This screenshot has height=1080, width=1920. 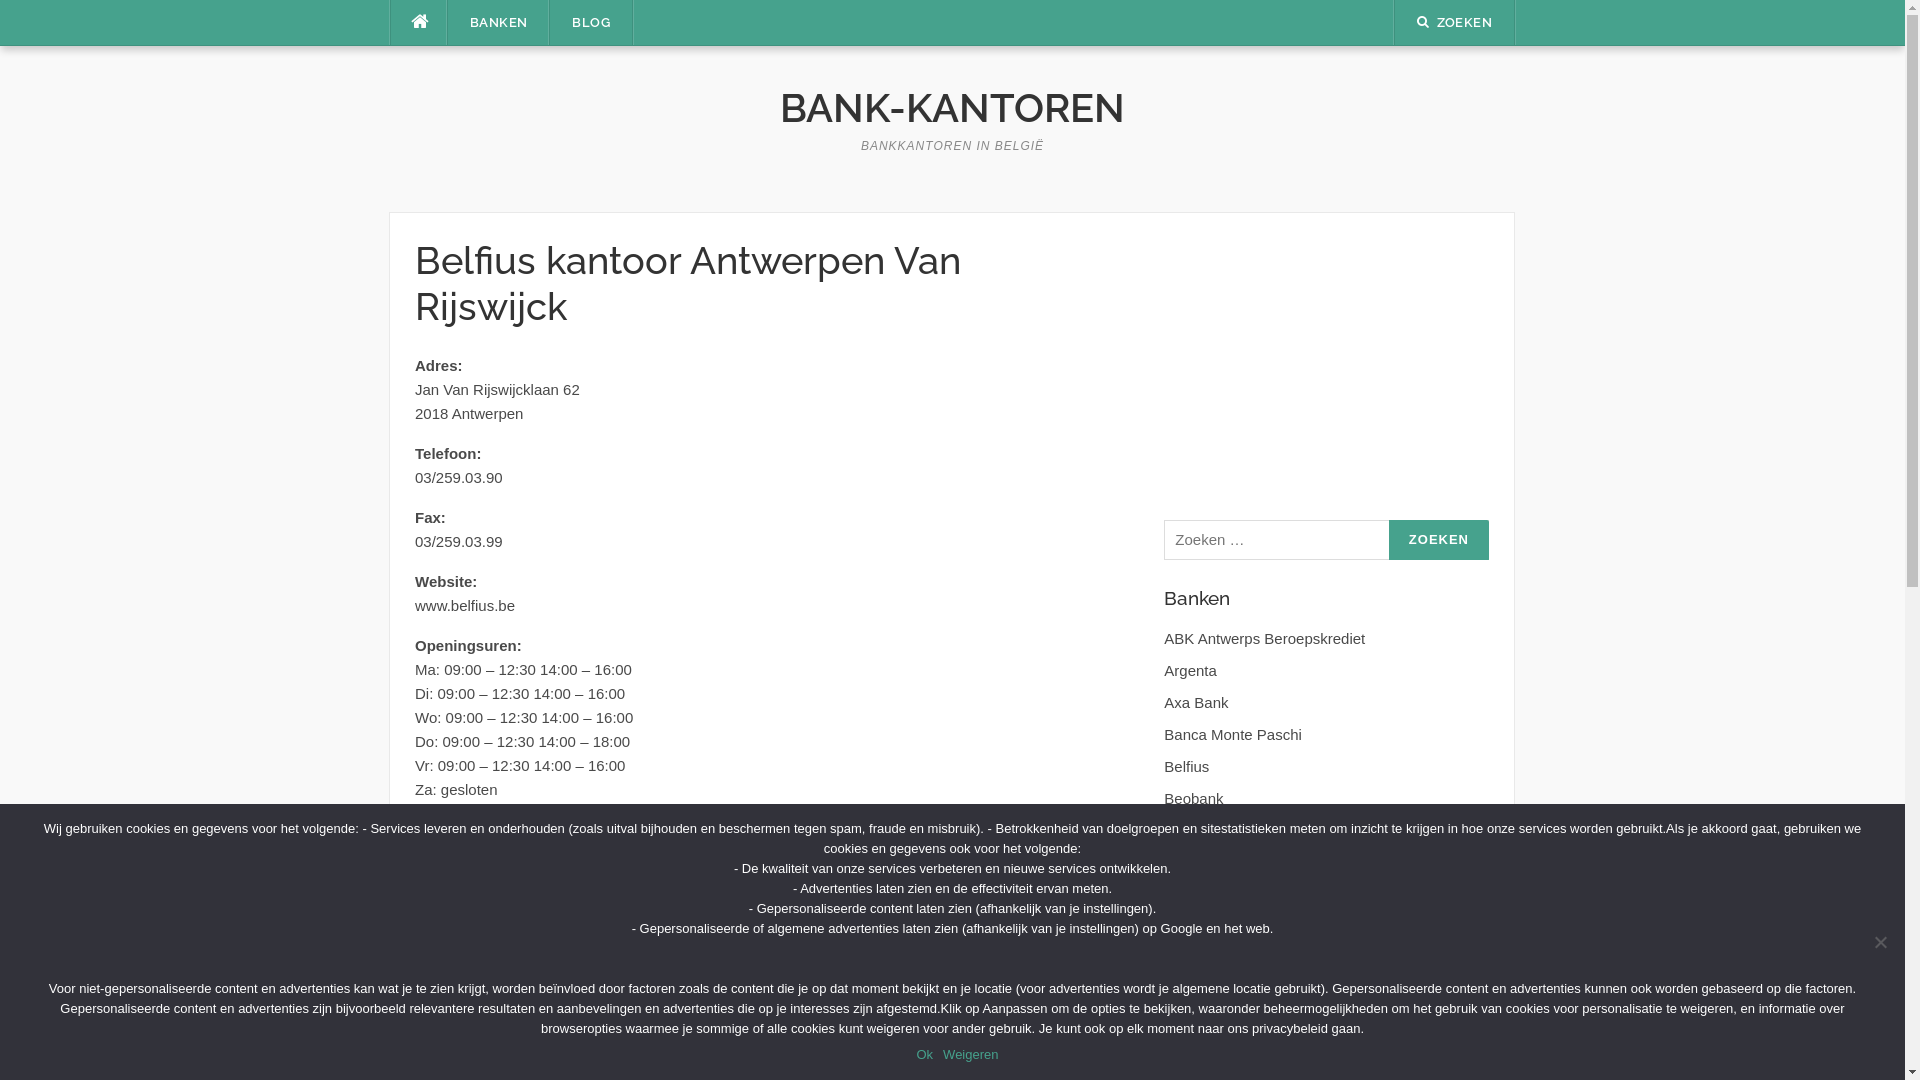 I want to click on 'Beobank', so click(x=1163, y=797).